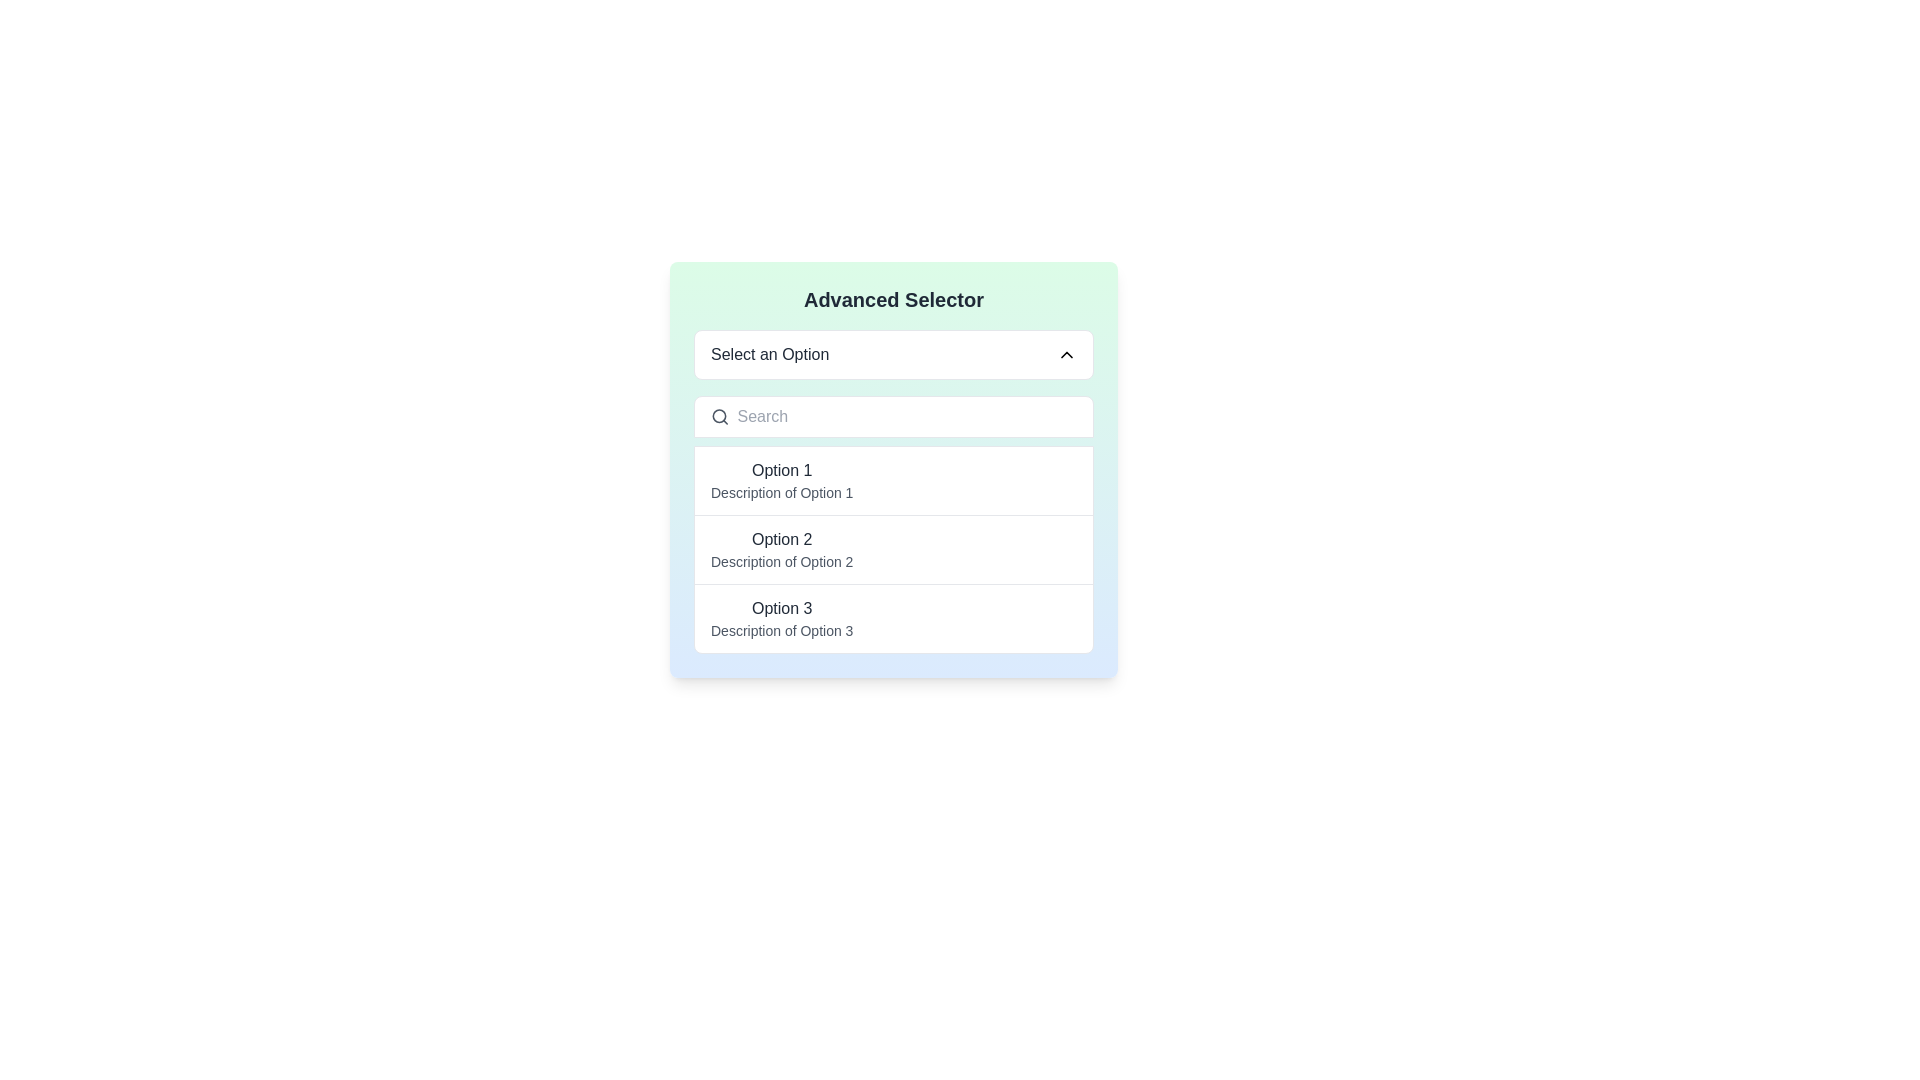  What do you see at coordinates (720, 415) in the screenshot?
I see `the search icon located on the left side of the search bar, which serves as a visual indicator for the search functionality` at bounding box center [720, 415].